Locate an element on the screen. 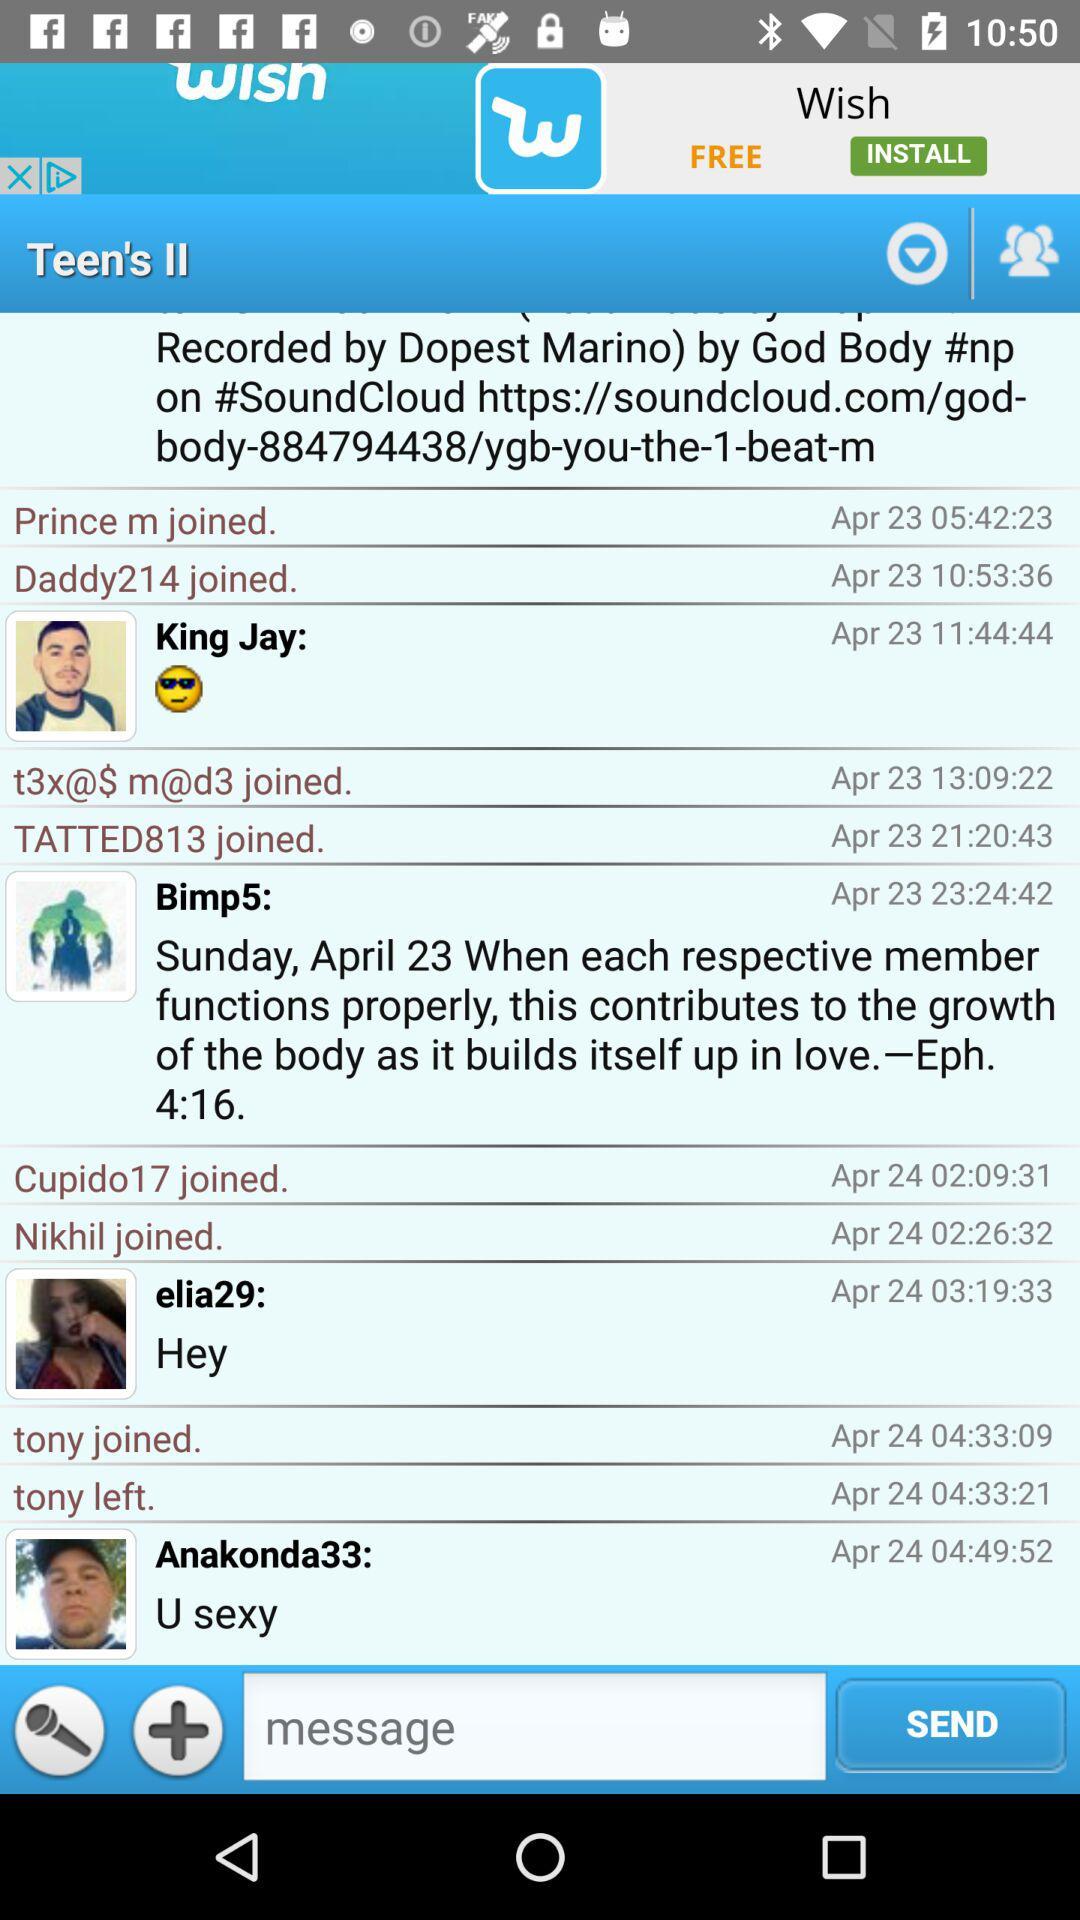 This screenshot has width=1080, height=1920. type message is located at coordinates (533, 1730).